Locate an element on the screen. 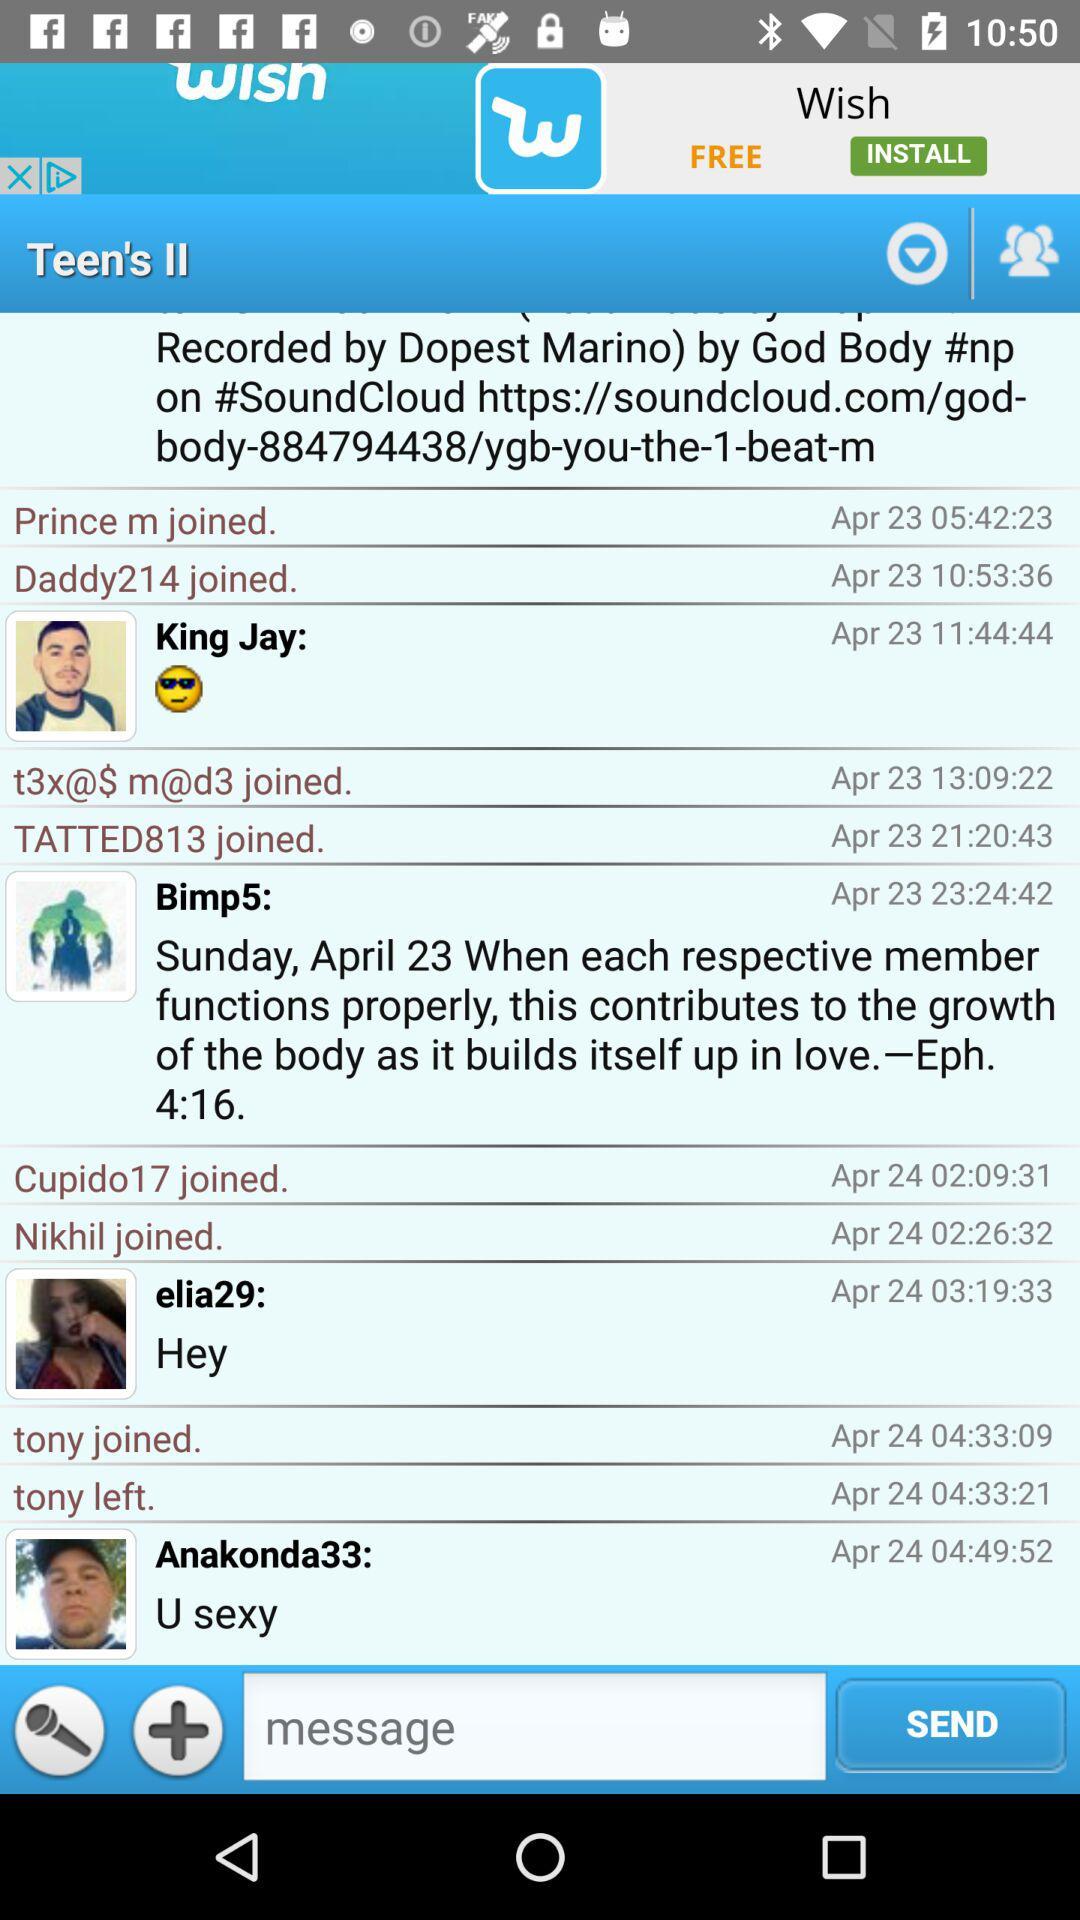 This screenshot has width=1080, height=1920. type message is located at coordinates (533, 1730).